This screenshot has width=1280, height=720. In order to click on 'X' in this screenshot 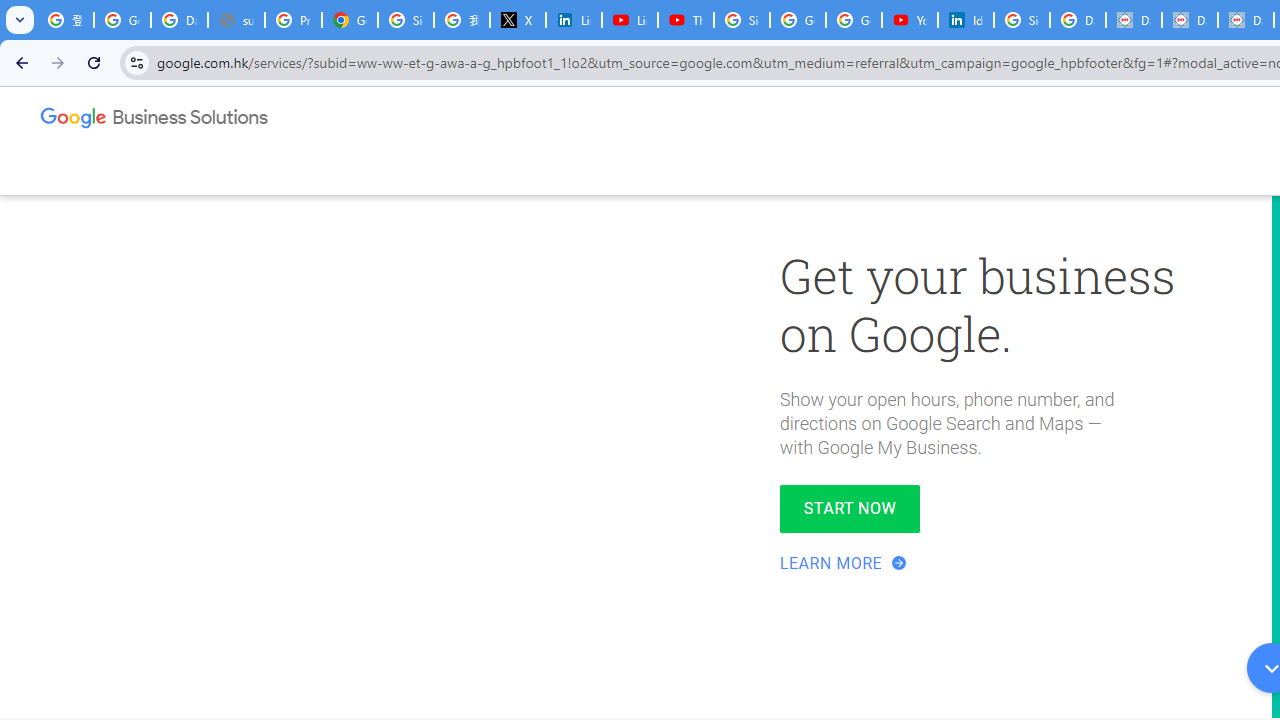, I will do `click(518, 20)`.